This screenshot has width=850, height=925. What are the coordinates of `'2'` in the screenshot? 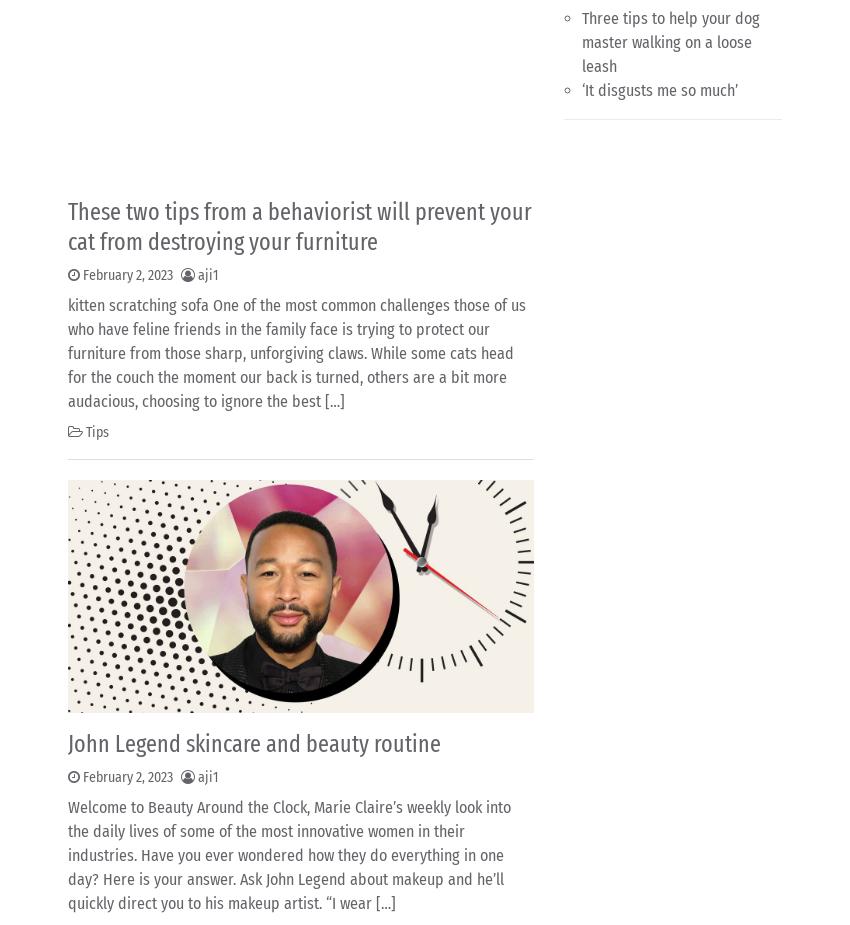 It's located at (102, 760).